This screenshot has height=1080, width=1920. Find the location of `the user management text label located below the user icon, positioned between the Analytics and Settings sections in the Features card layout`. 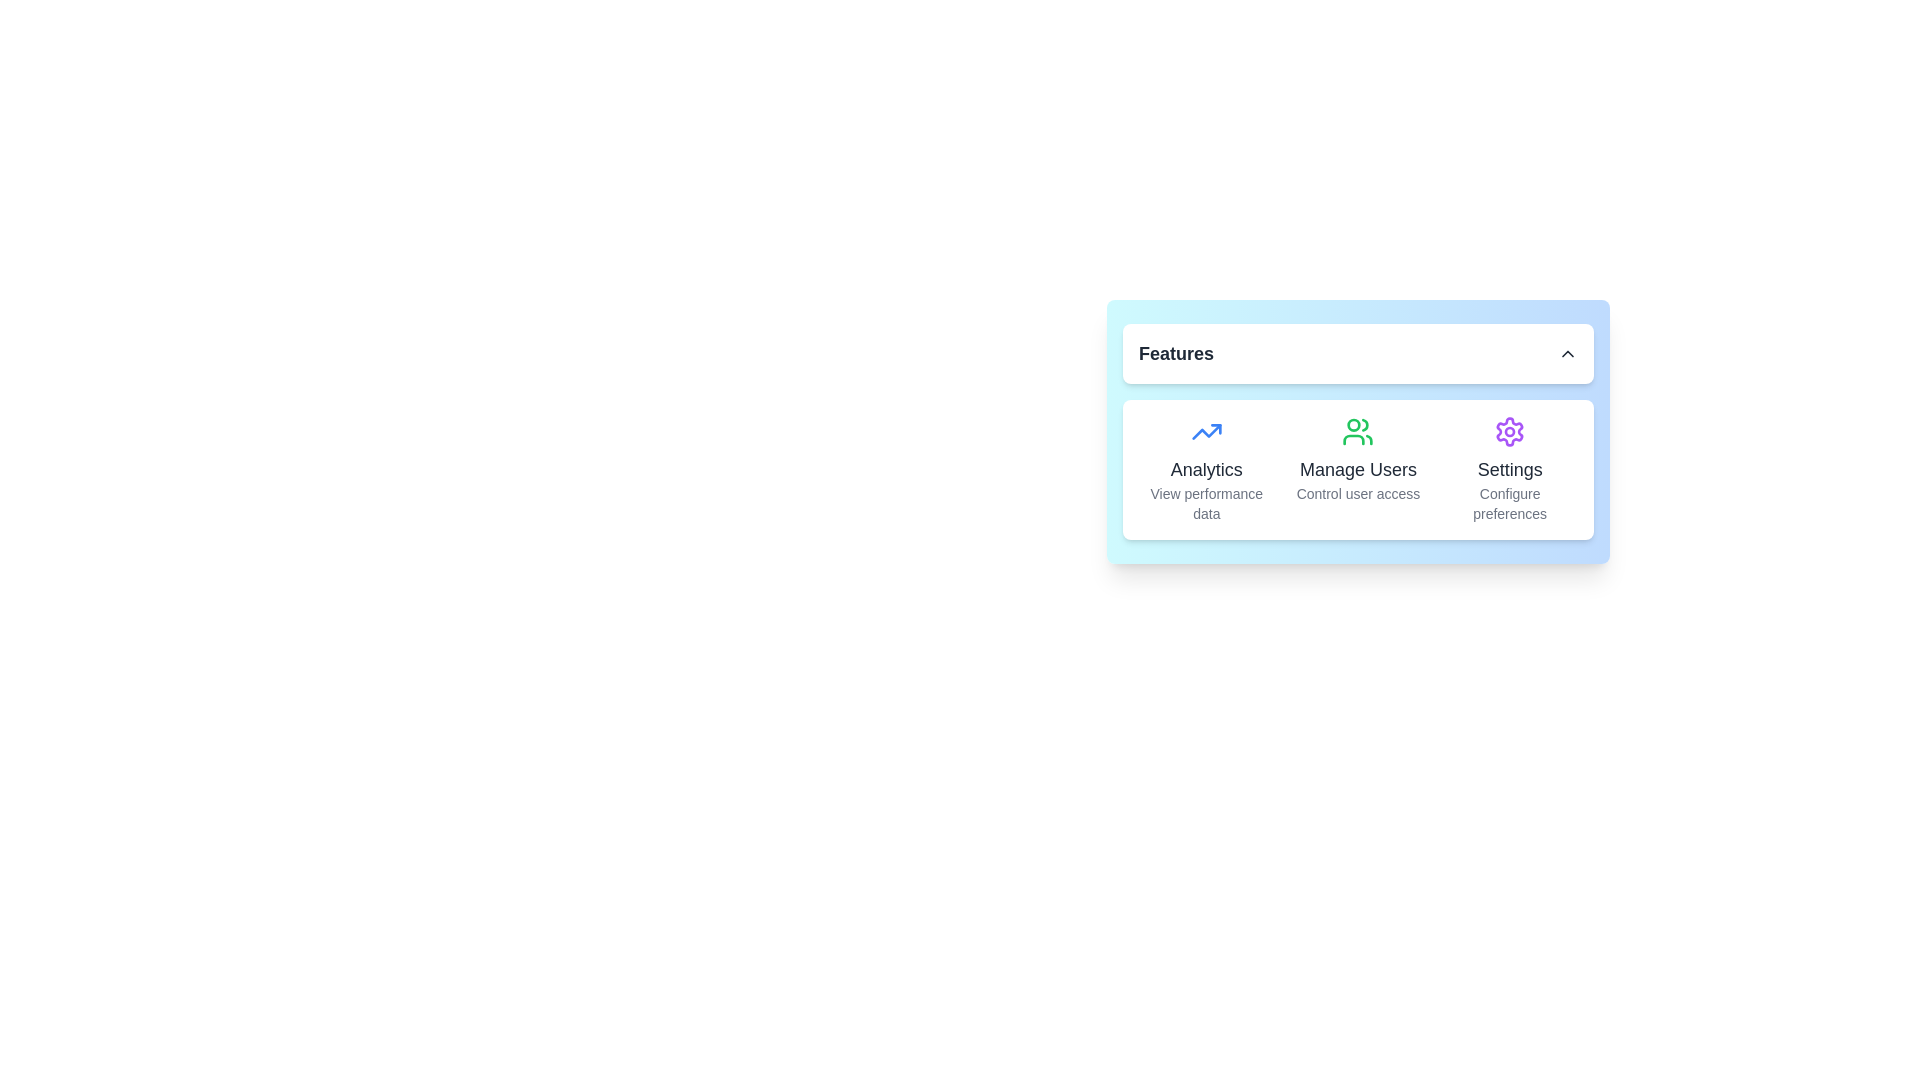

the user management text label located below the user icon, positioned between the Analytics and Settings sections in the Features card layout is located at coordinates (1358, 470).